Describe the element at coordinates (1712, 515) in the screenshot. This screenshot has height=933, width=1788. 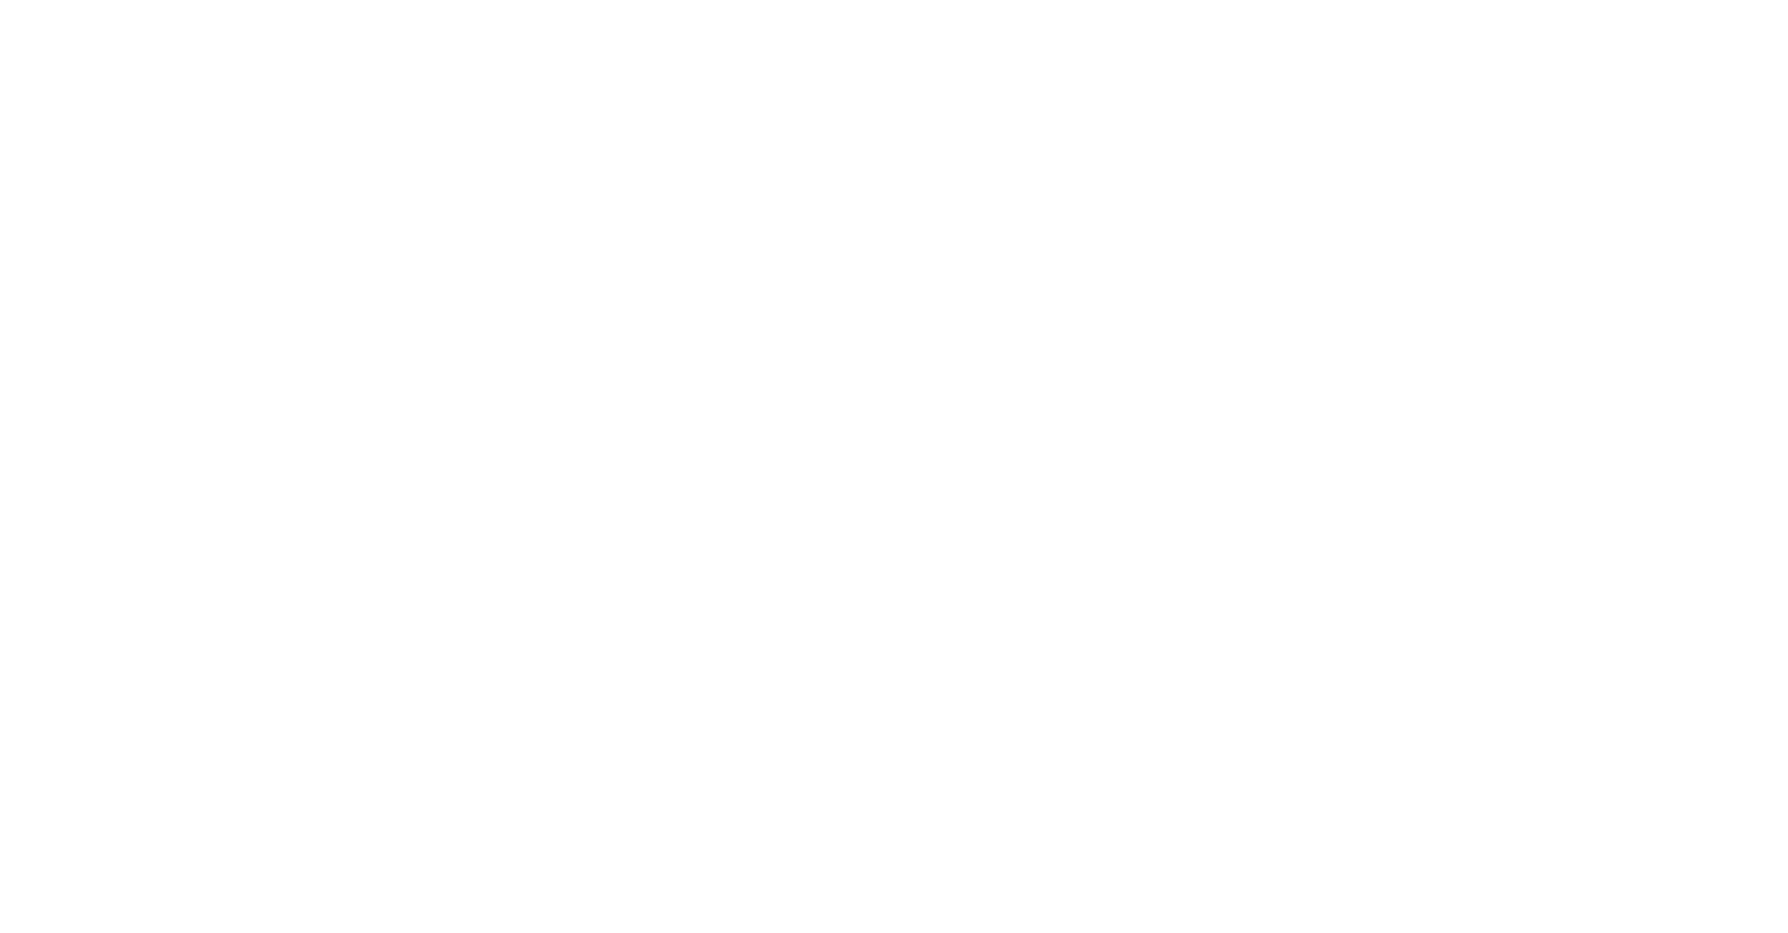
I see `'Michael Kretschmer'` at that location.